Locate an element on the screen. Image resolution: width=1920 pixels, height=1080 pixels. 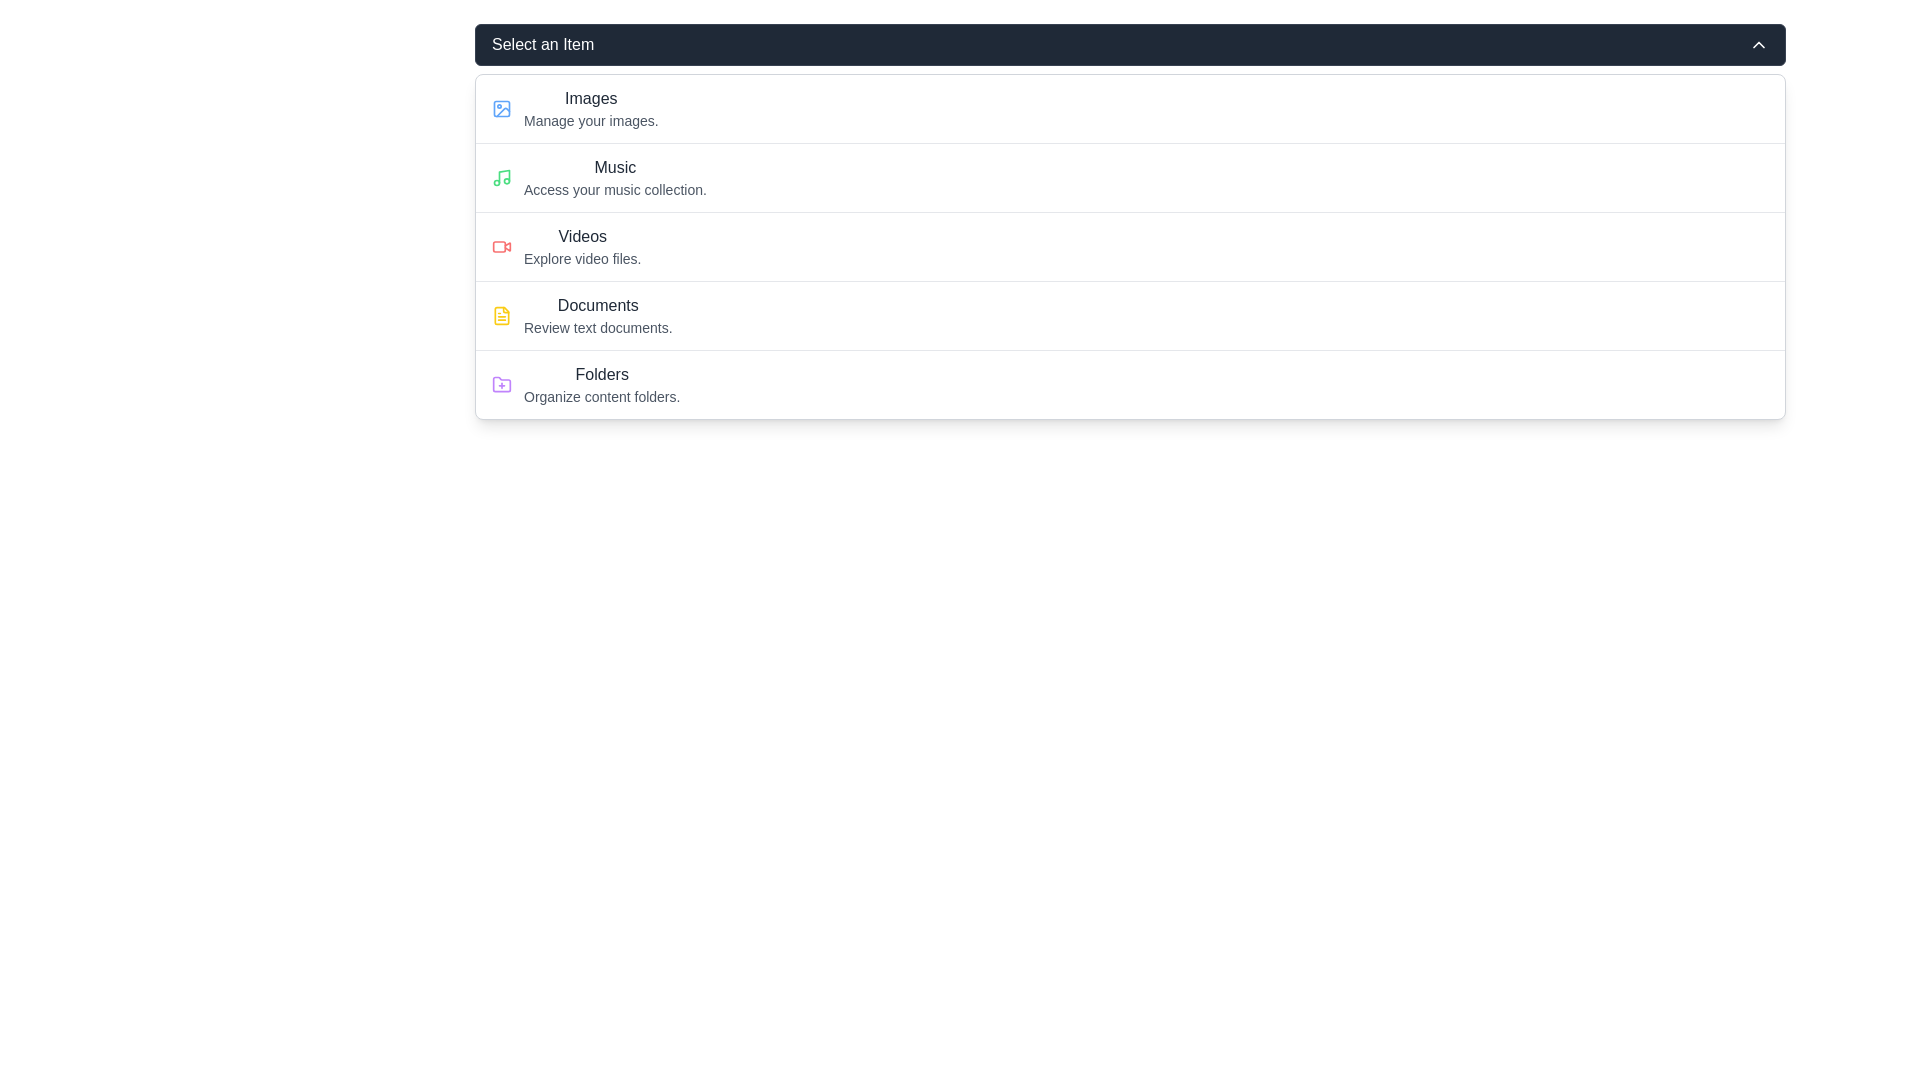
the second list item in the vertical menu is located at coordinates (1130, 176).